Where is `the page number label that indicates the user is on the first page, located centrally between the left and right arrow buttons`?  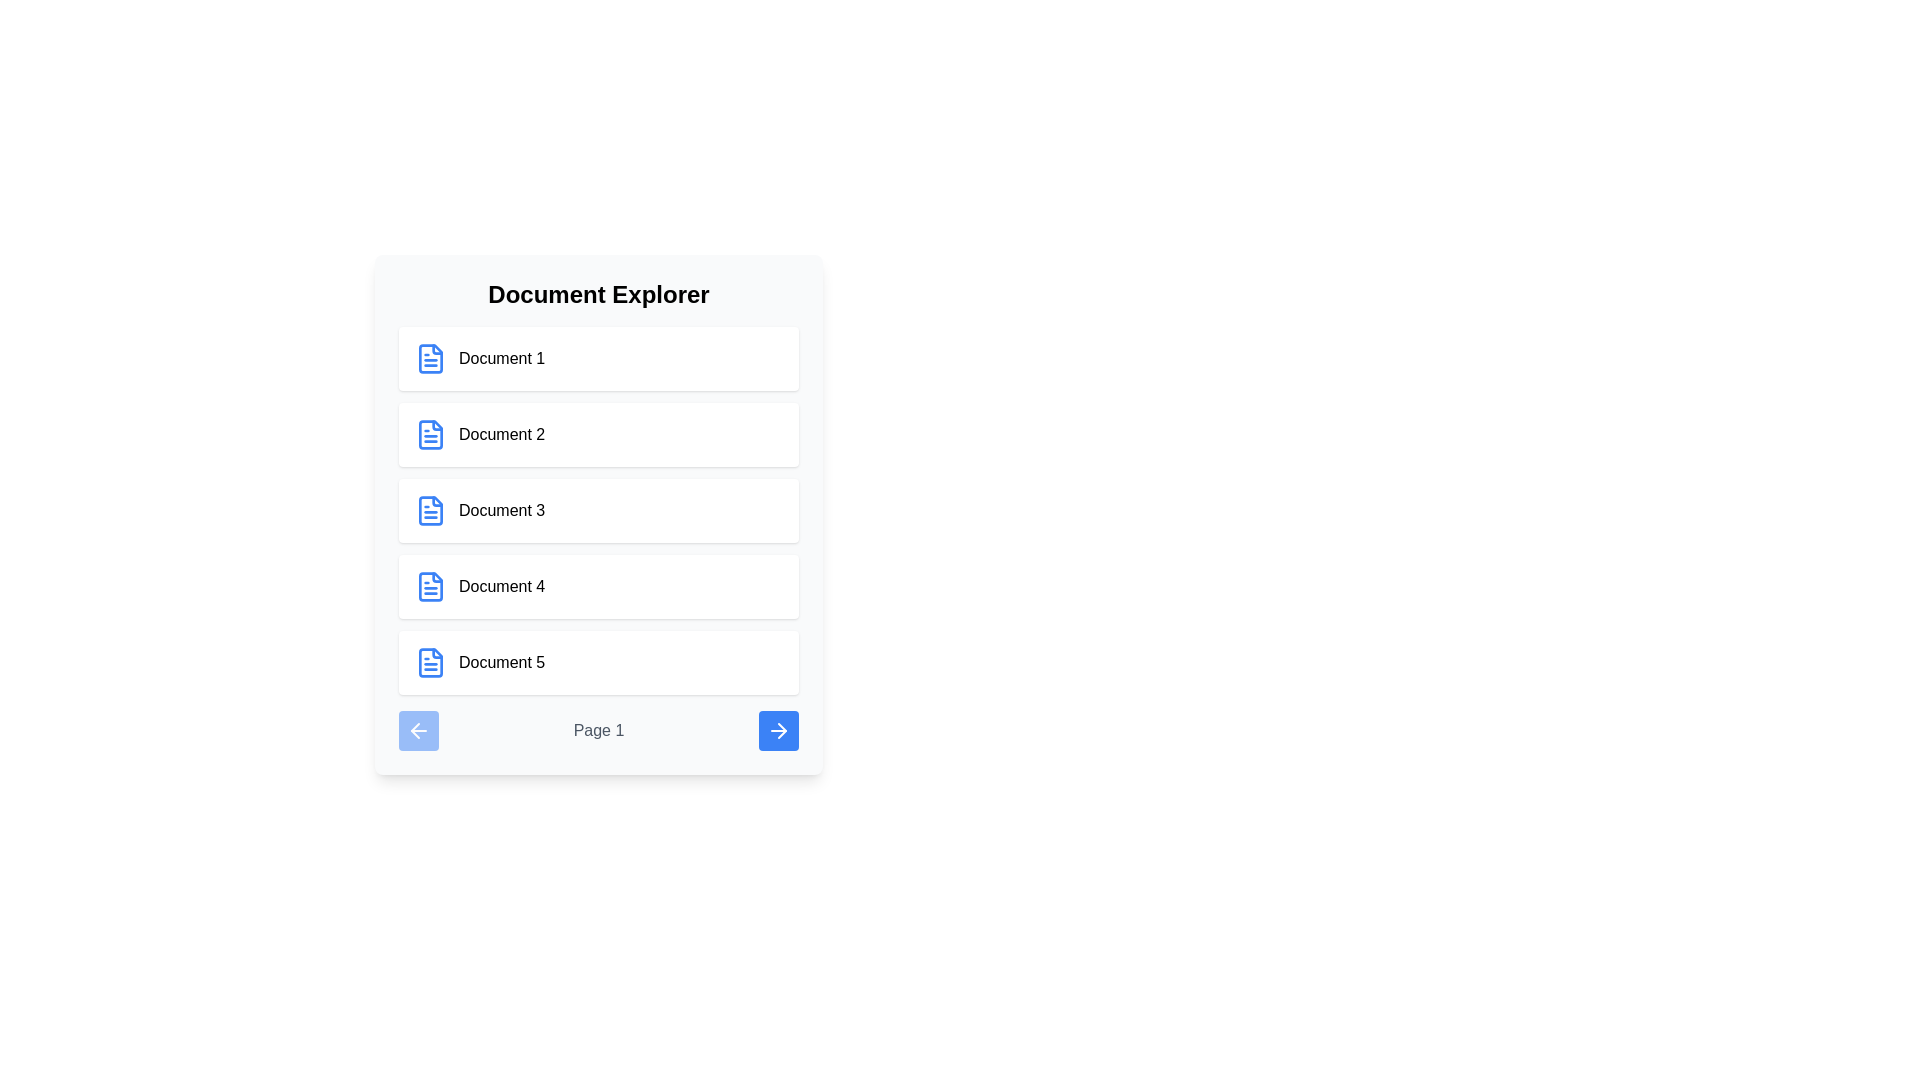 the page number label that indicates the user is on the first page, located centrally between the left and right arrow buttons is located at coordinates (598, 731).